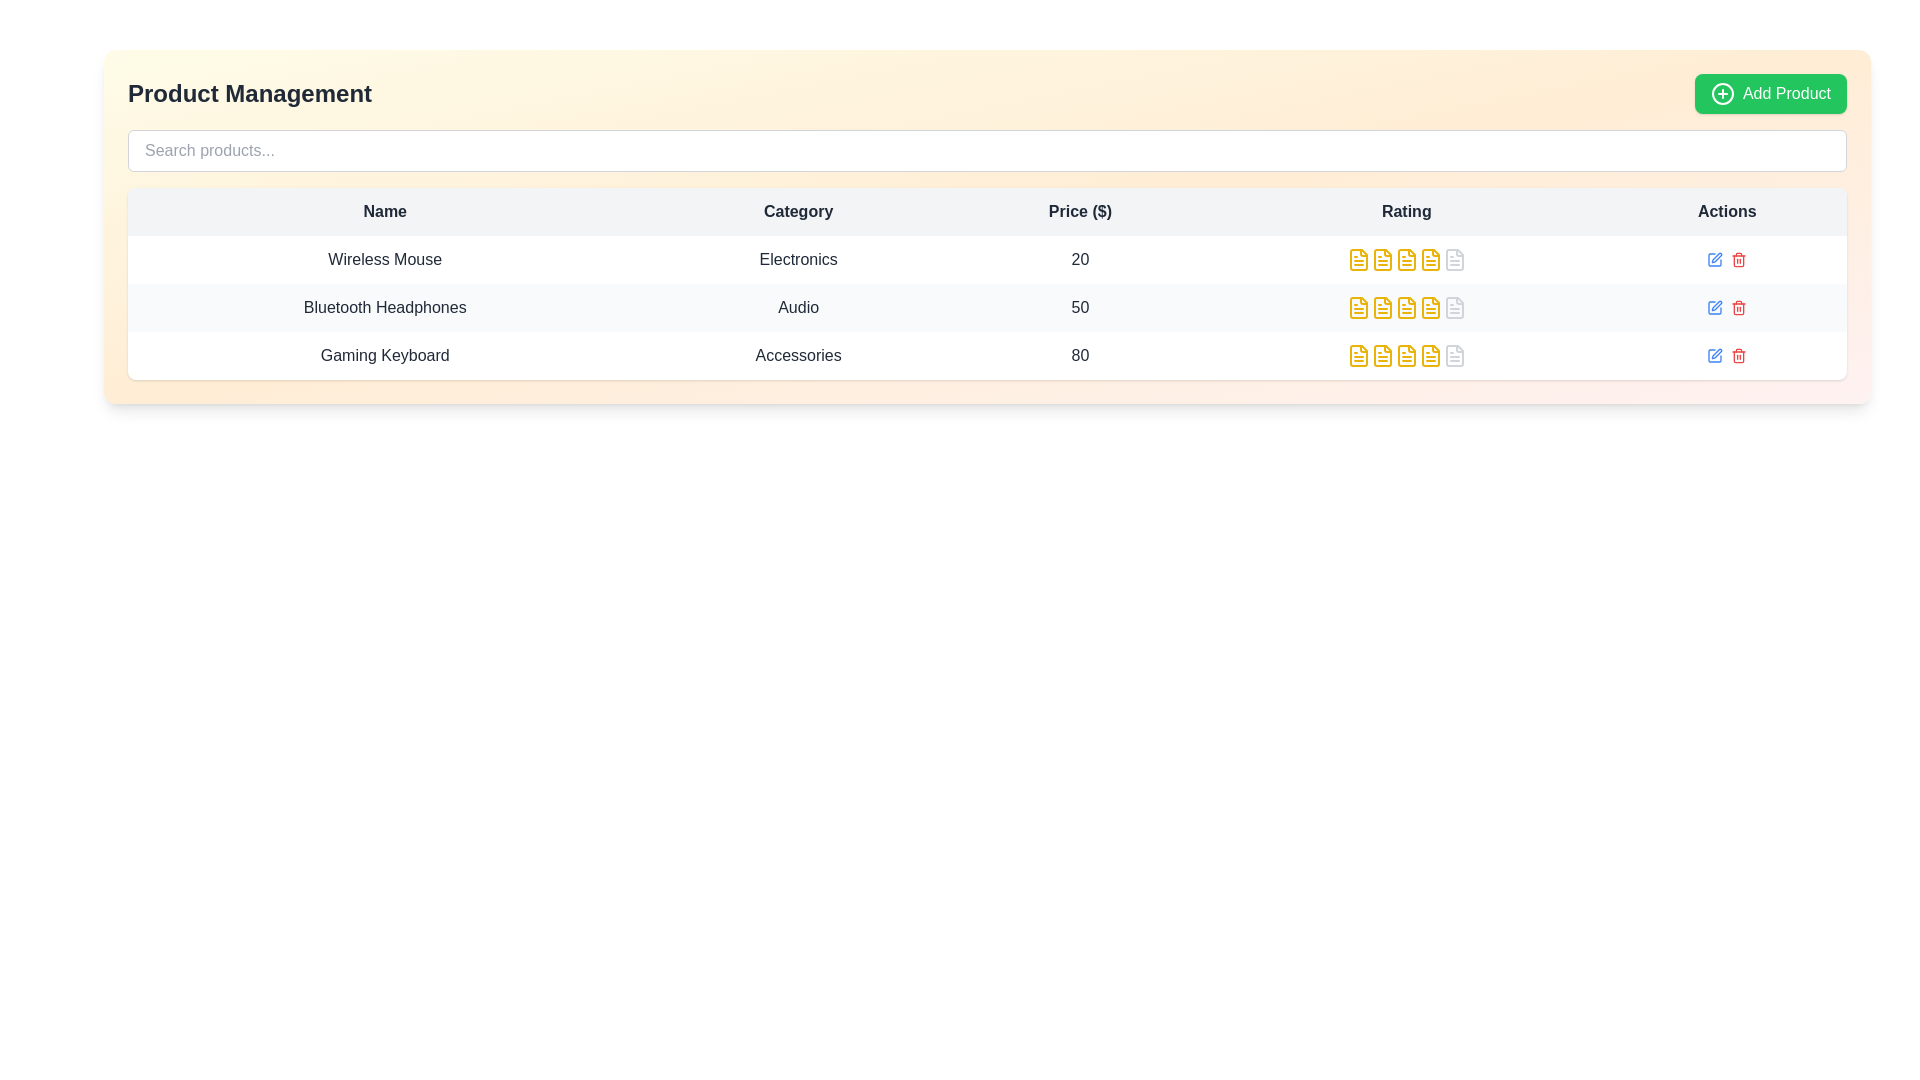 The height and width of the screenshot is (1080, 1920). What do you see at coordinates (1726, 354) in the screenshot?
I see `the edit button in the Actions column for the Gaming Keyboard entry in the table to modify the entry` at bounding box center [1726, 354].